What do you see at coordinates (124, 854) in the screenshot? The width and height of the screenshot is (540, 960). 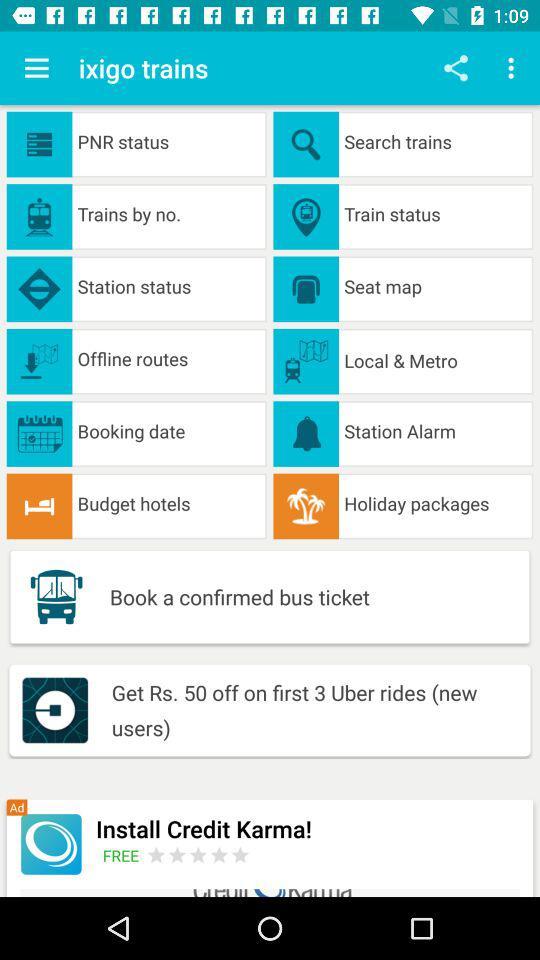 I see `free icon` at bounding box center [124, 854].